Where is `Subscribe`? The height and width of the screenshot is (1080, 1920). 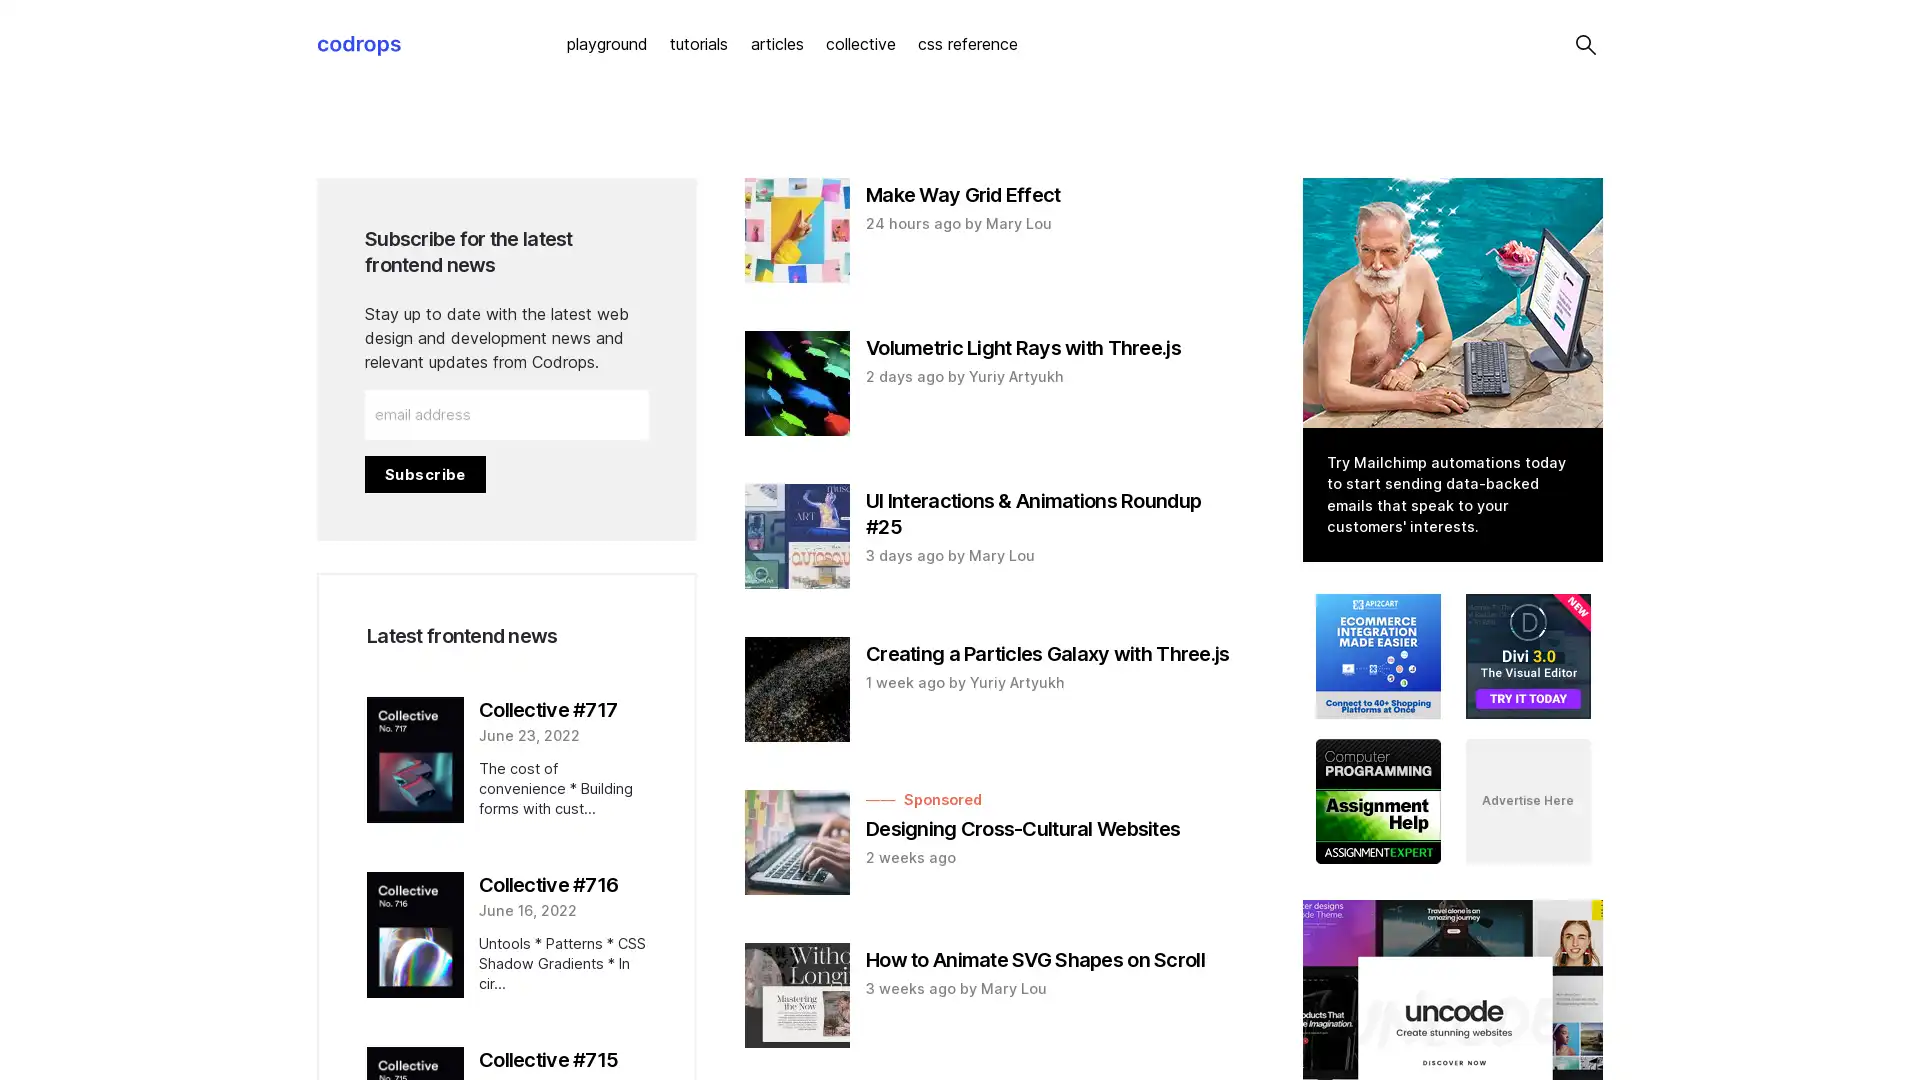
Subscribe is located at coordinates (424, 473).